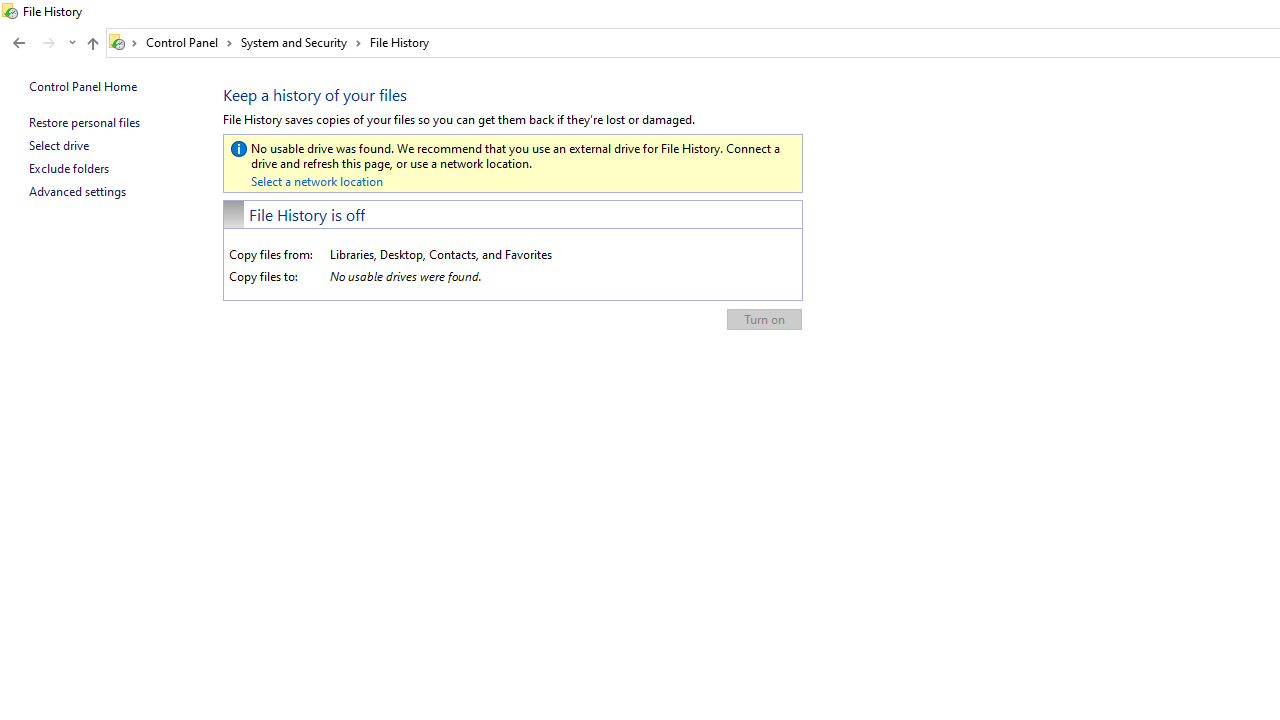 Image resolution: width=1280 pixels, height=720 pixels. Describe the element at coordinates (315, 181) in the screenshot. I see `'Select a network location'` at that location.